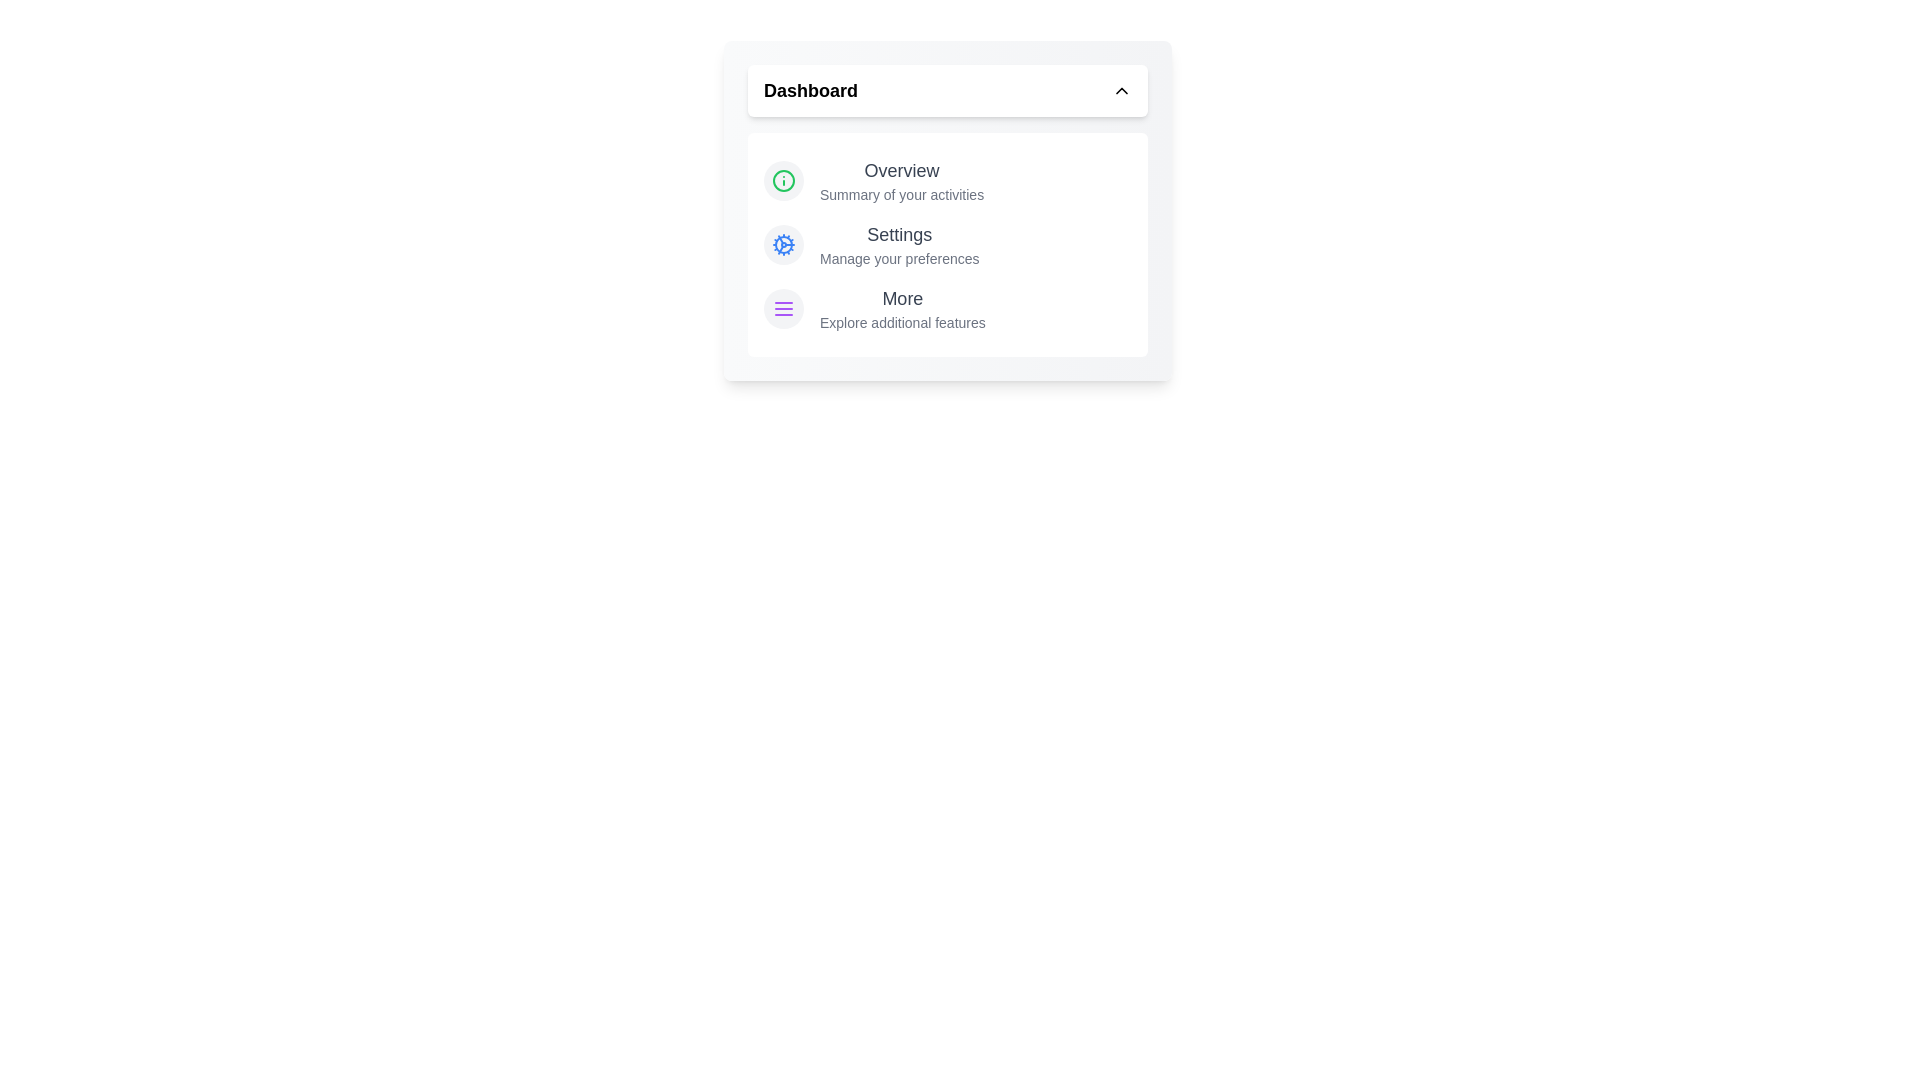 The image size is (1920, 1080). I want to click on the 'More' option in the menu, so click(901, 308).